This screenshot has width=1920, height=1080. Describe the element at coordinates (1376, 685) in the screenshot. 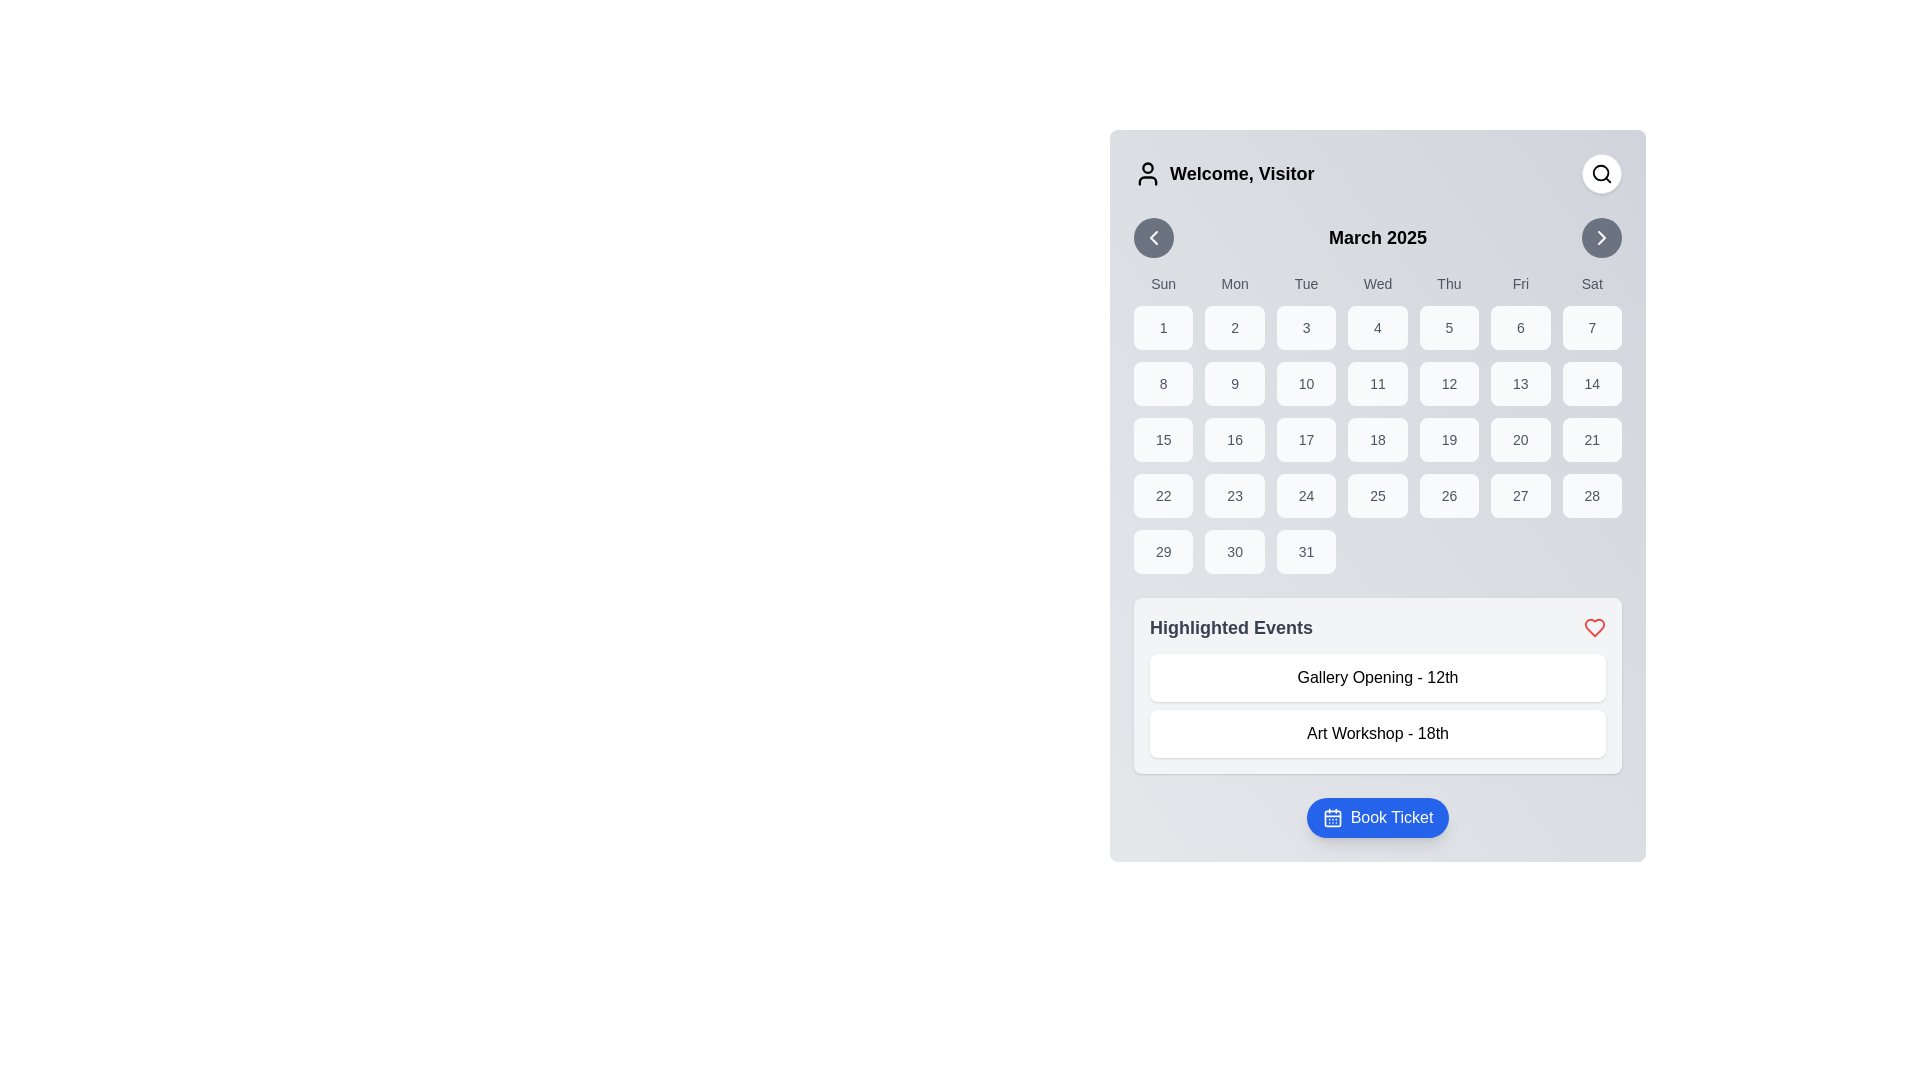

I see `listed events from the Information Card located below the calendar grid in the main card of the interface` at that location.